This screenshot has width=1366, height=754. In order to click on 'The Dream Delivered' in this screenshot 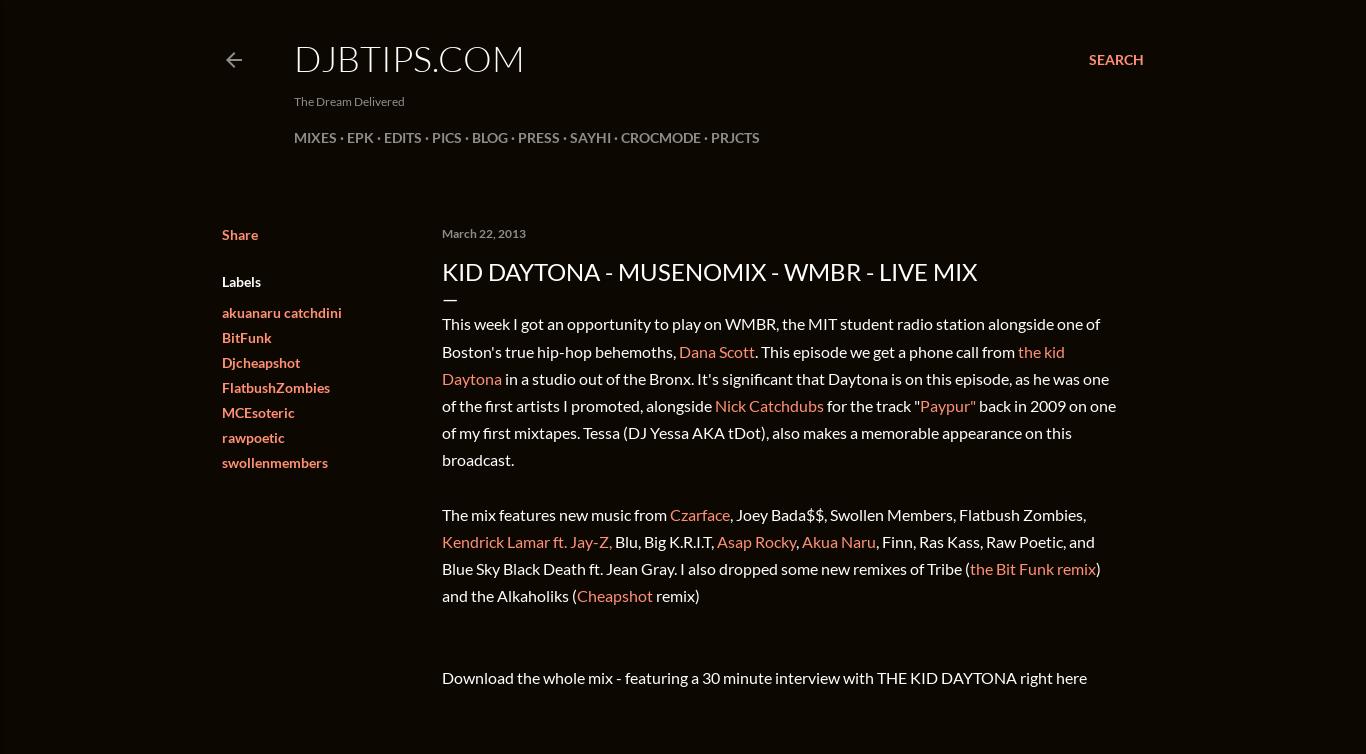, I will do `click(348, 101)`.